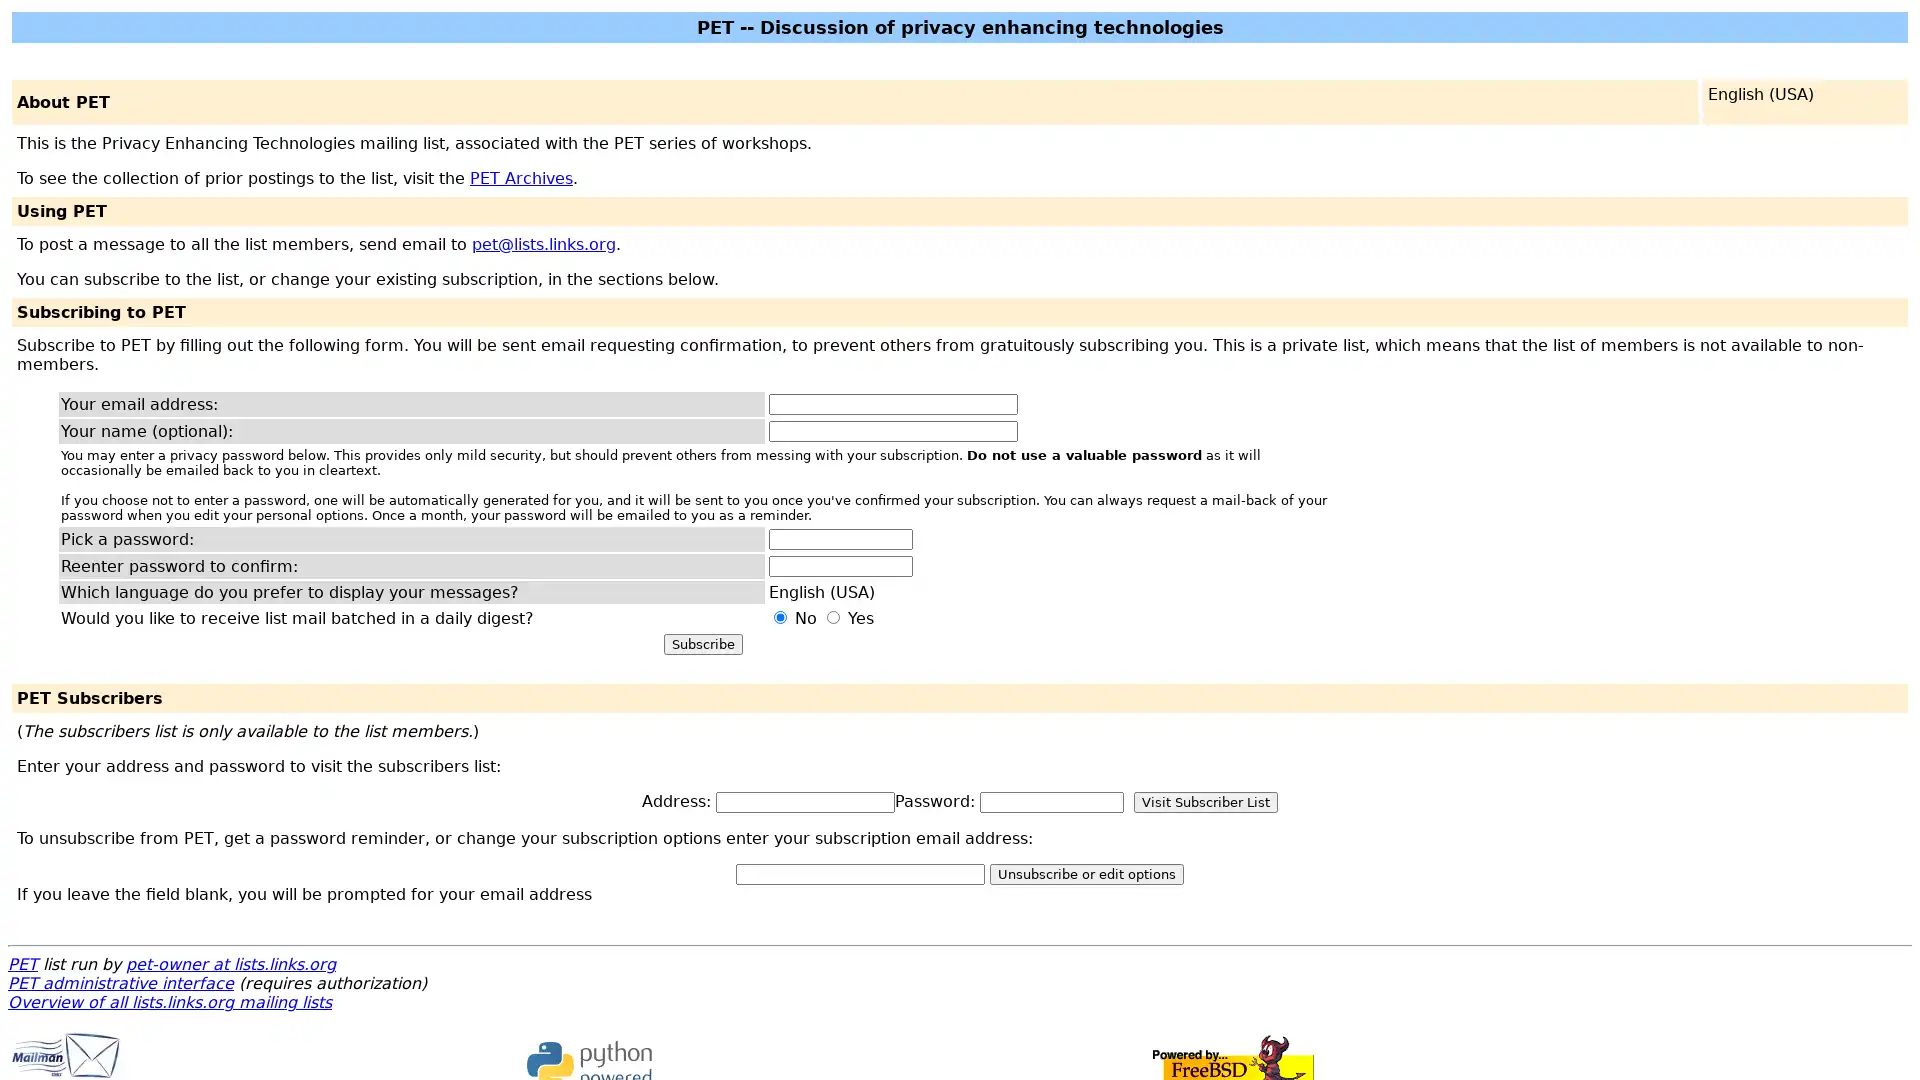  I want to click on Unsubscribe or edit options, so click(1085, 873).